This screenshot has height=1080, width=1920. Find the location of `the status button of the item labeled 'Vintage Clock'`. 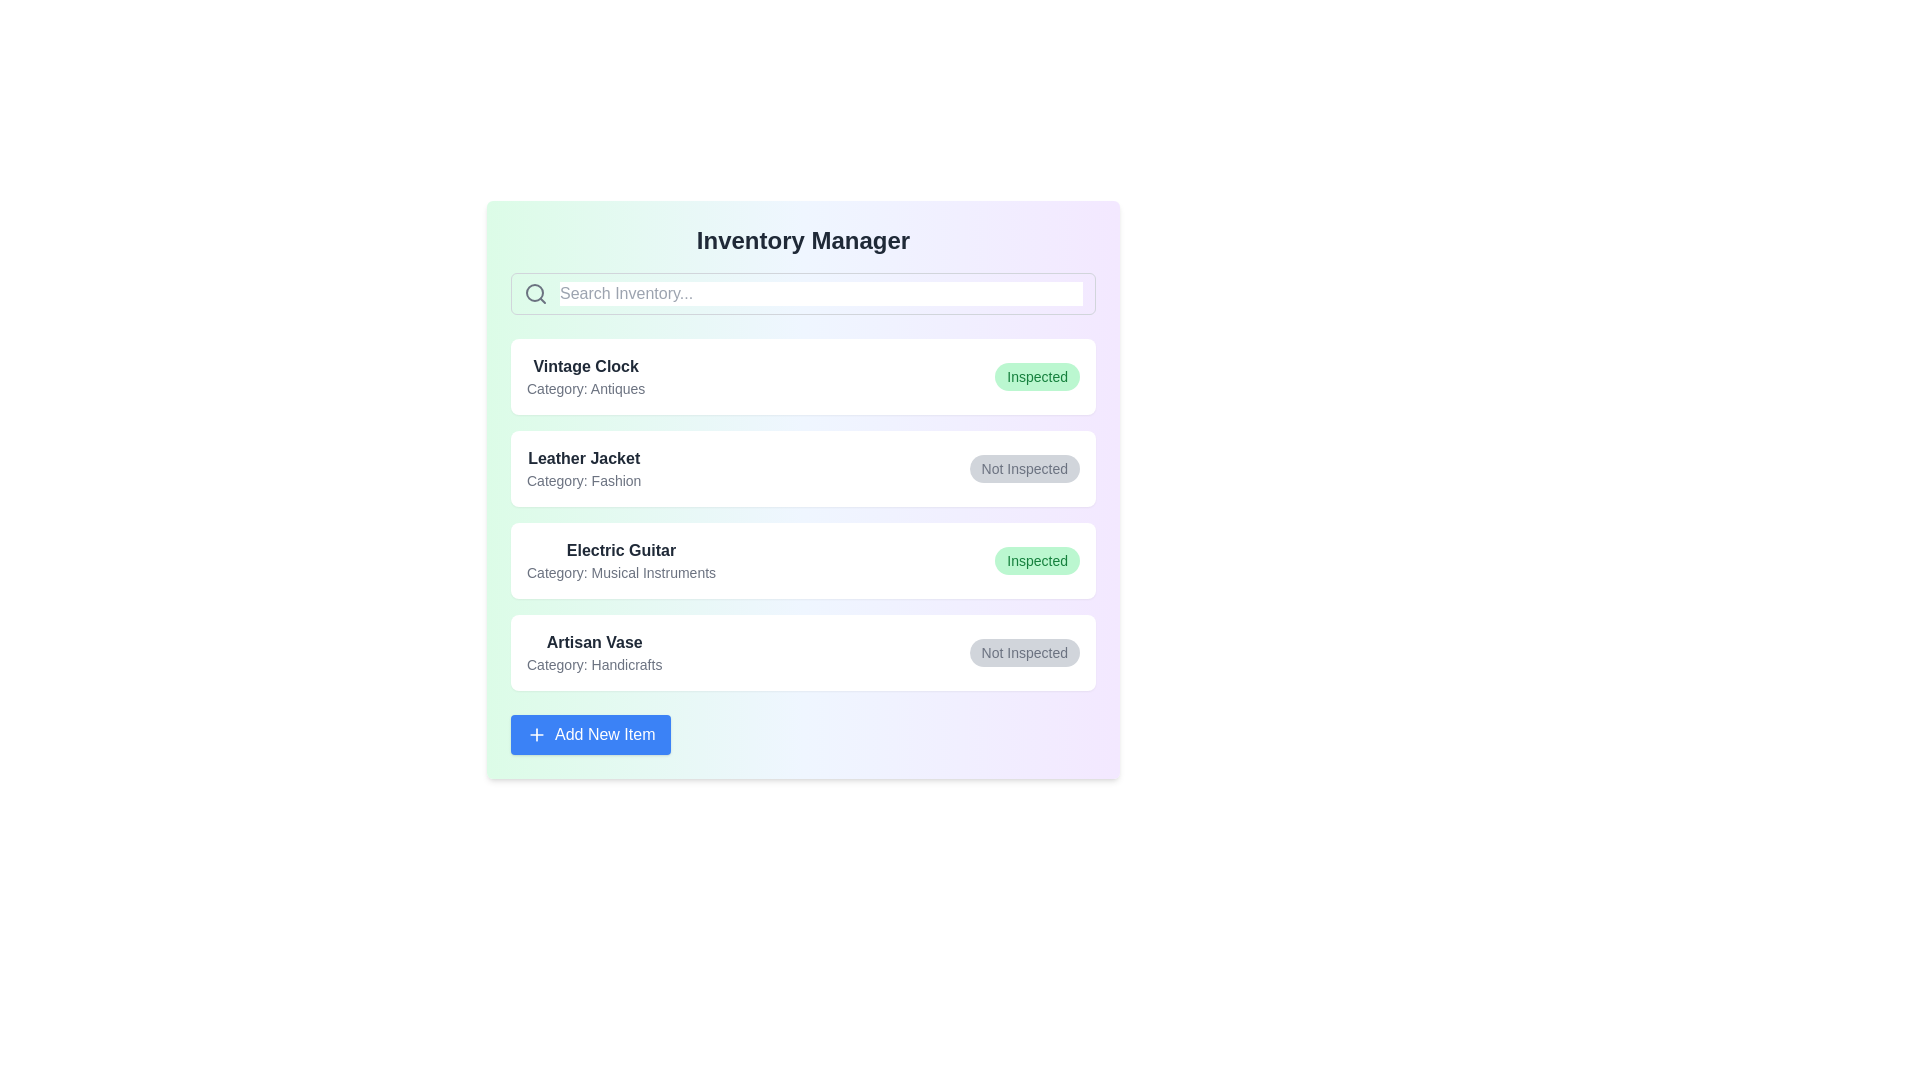

the status button of the item labeled 'Vintage Clock' is located at coordinates (1037, 377).